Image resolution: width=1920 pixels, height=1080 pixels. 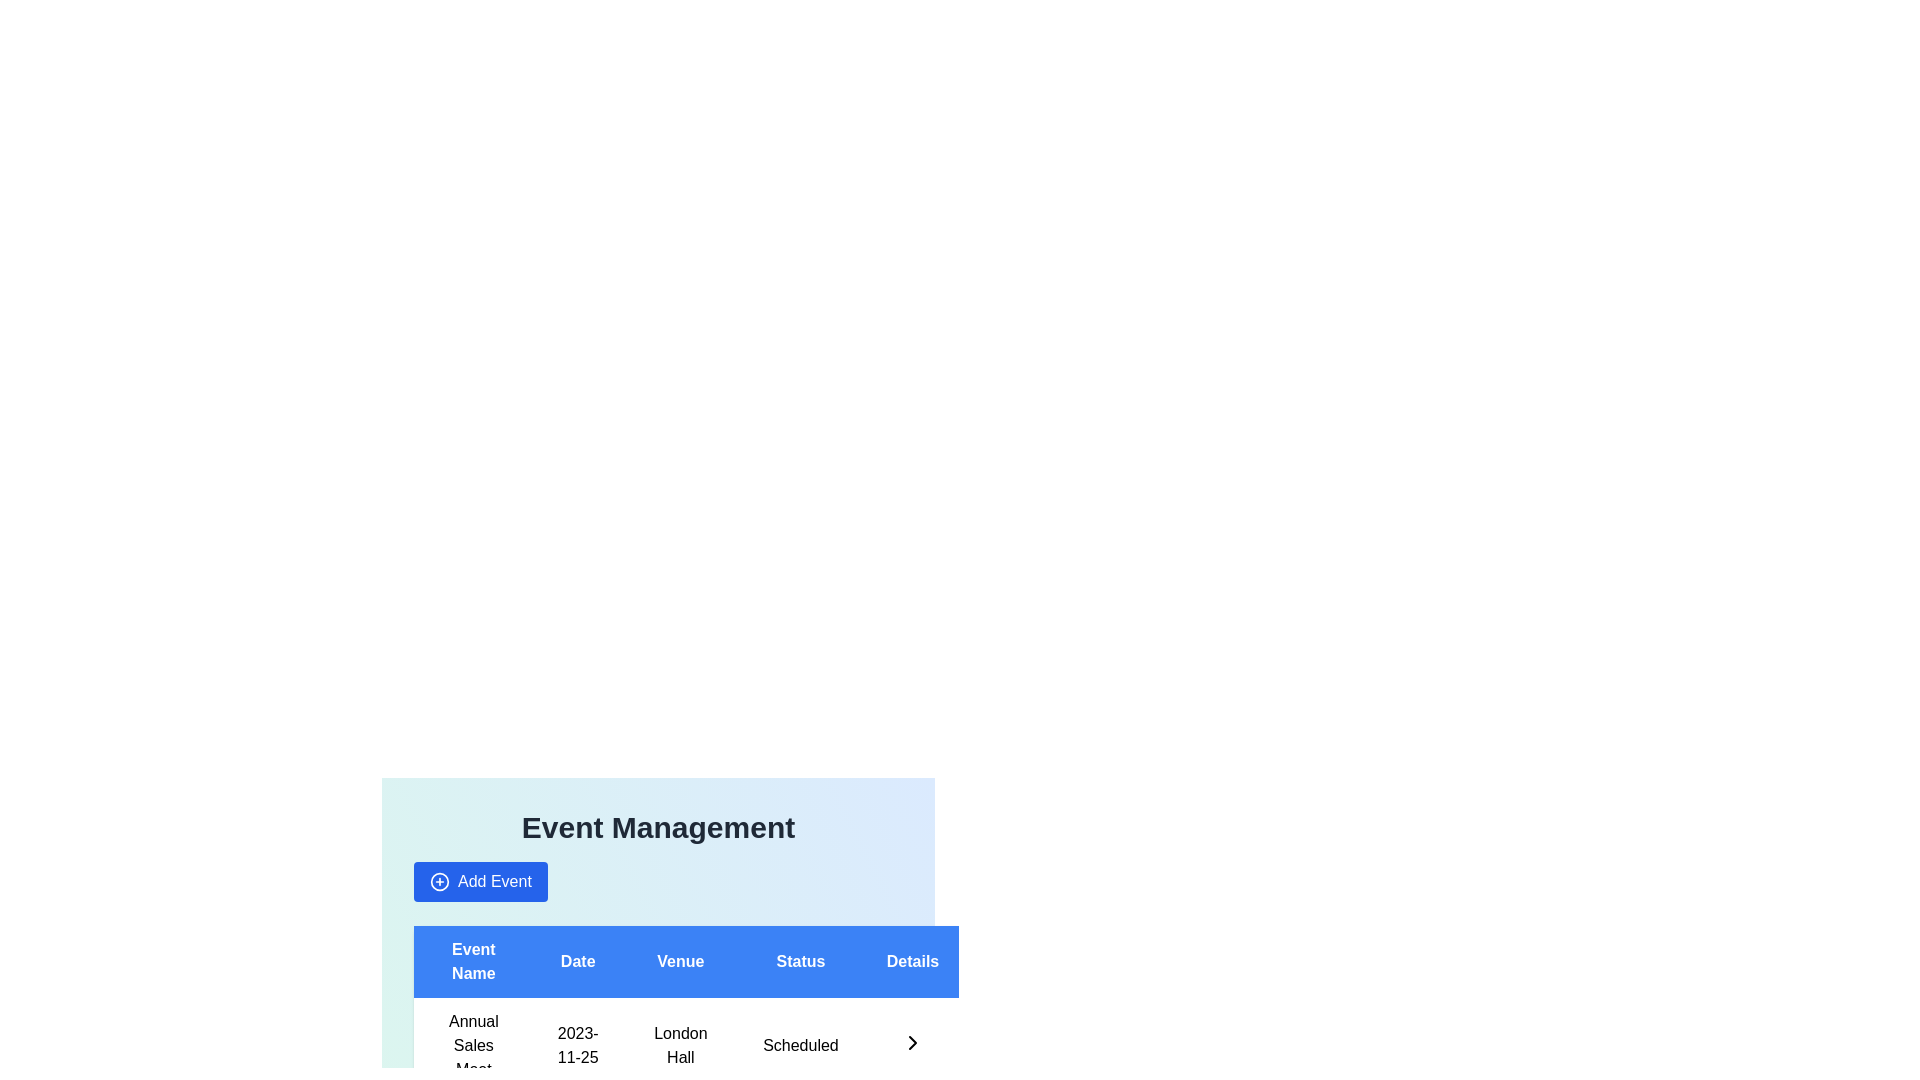 I want to click on the circular icon with a plus sign inside it, which is part of the 'Add Event' button located below the 'Event Management' title, so click(x=439, y=881).